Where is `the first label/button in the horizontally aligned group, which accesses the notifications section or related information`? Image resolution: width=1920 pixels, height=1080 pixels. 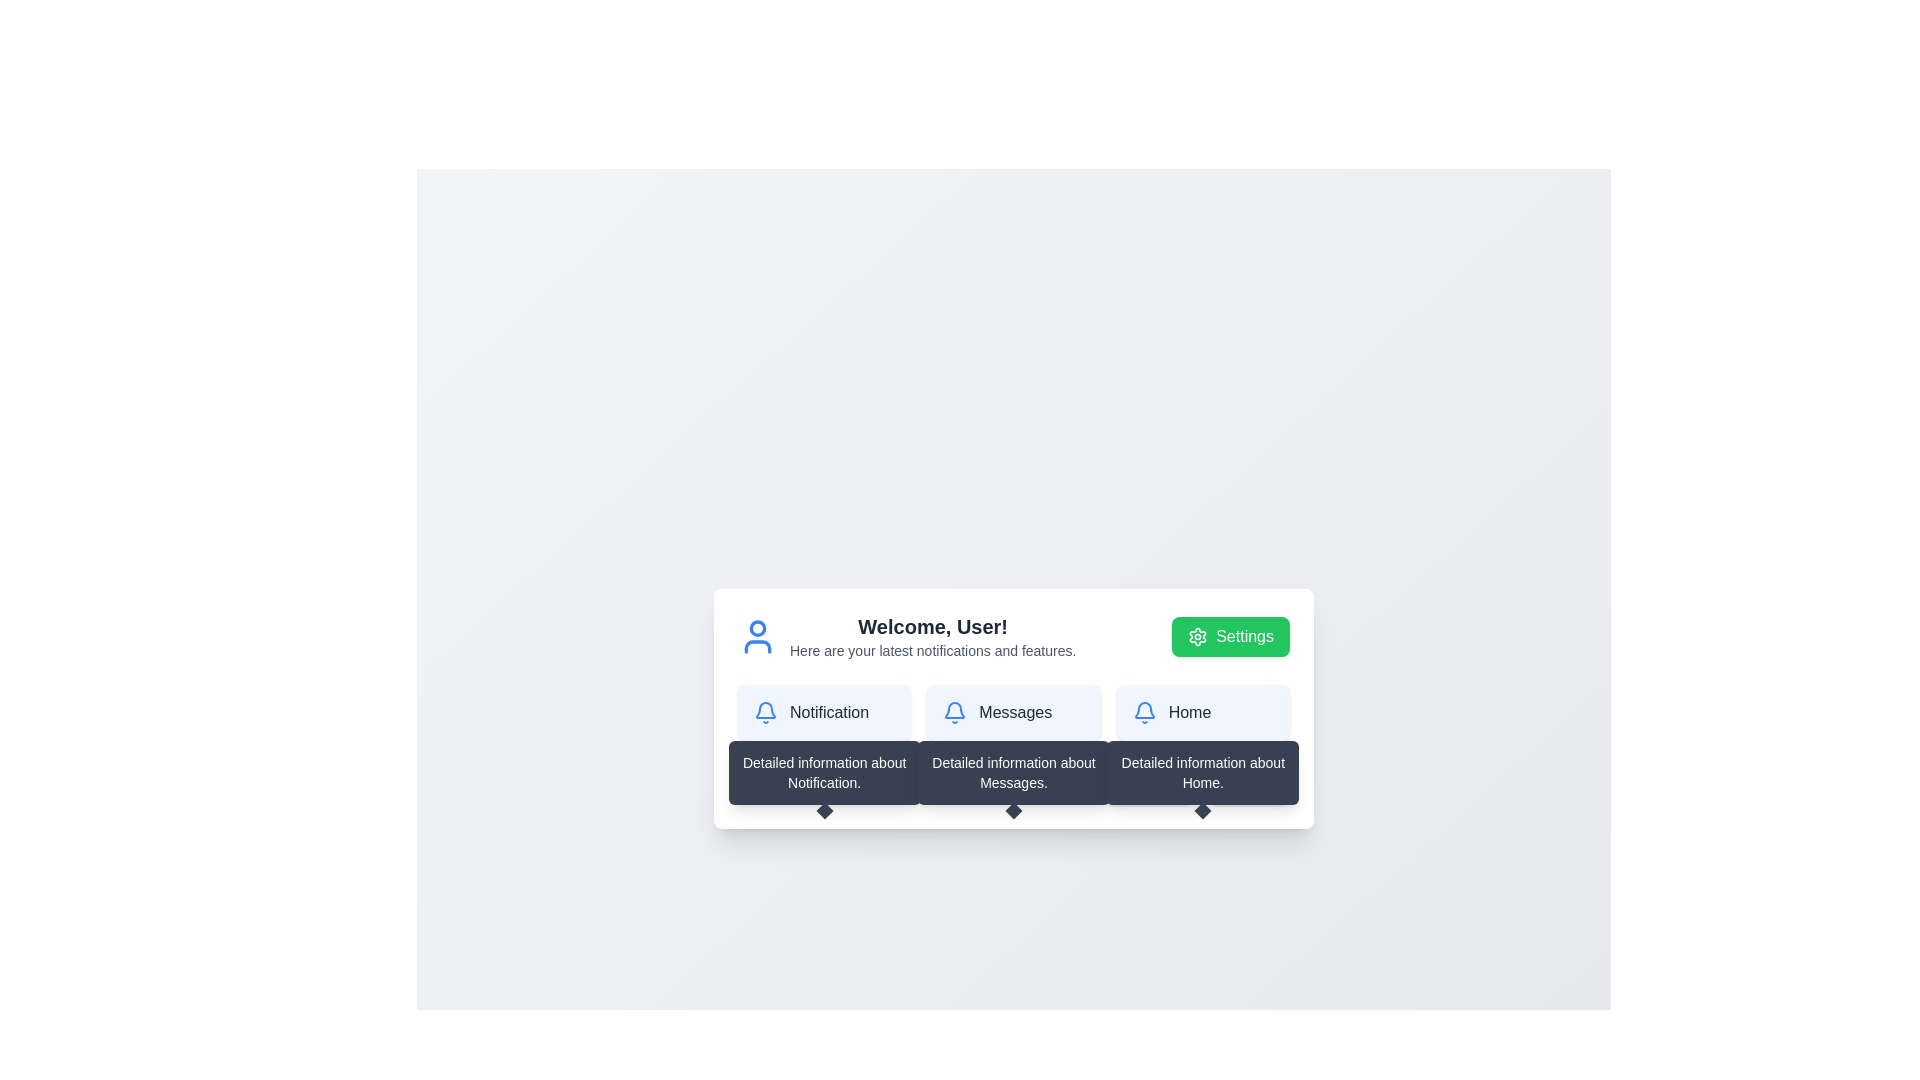
the first label/button in the horizontally aligned group, which accesses the notifications section or related information is located at coordinates (824, 712).